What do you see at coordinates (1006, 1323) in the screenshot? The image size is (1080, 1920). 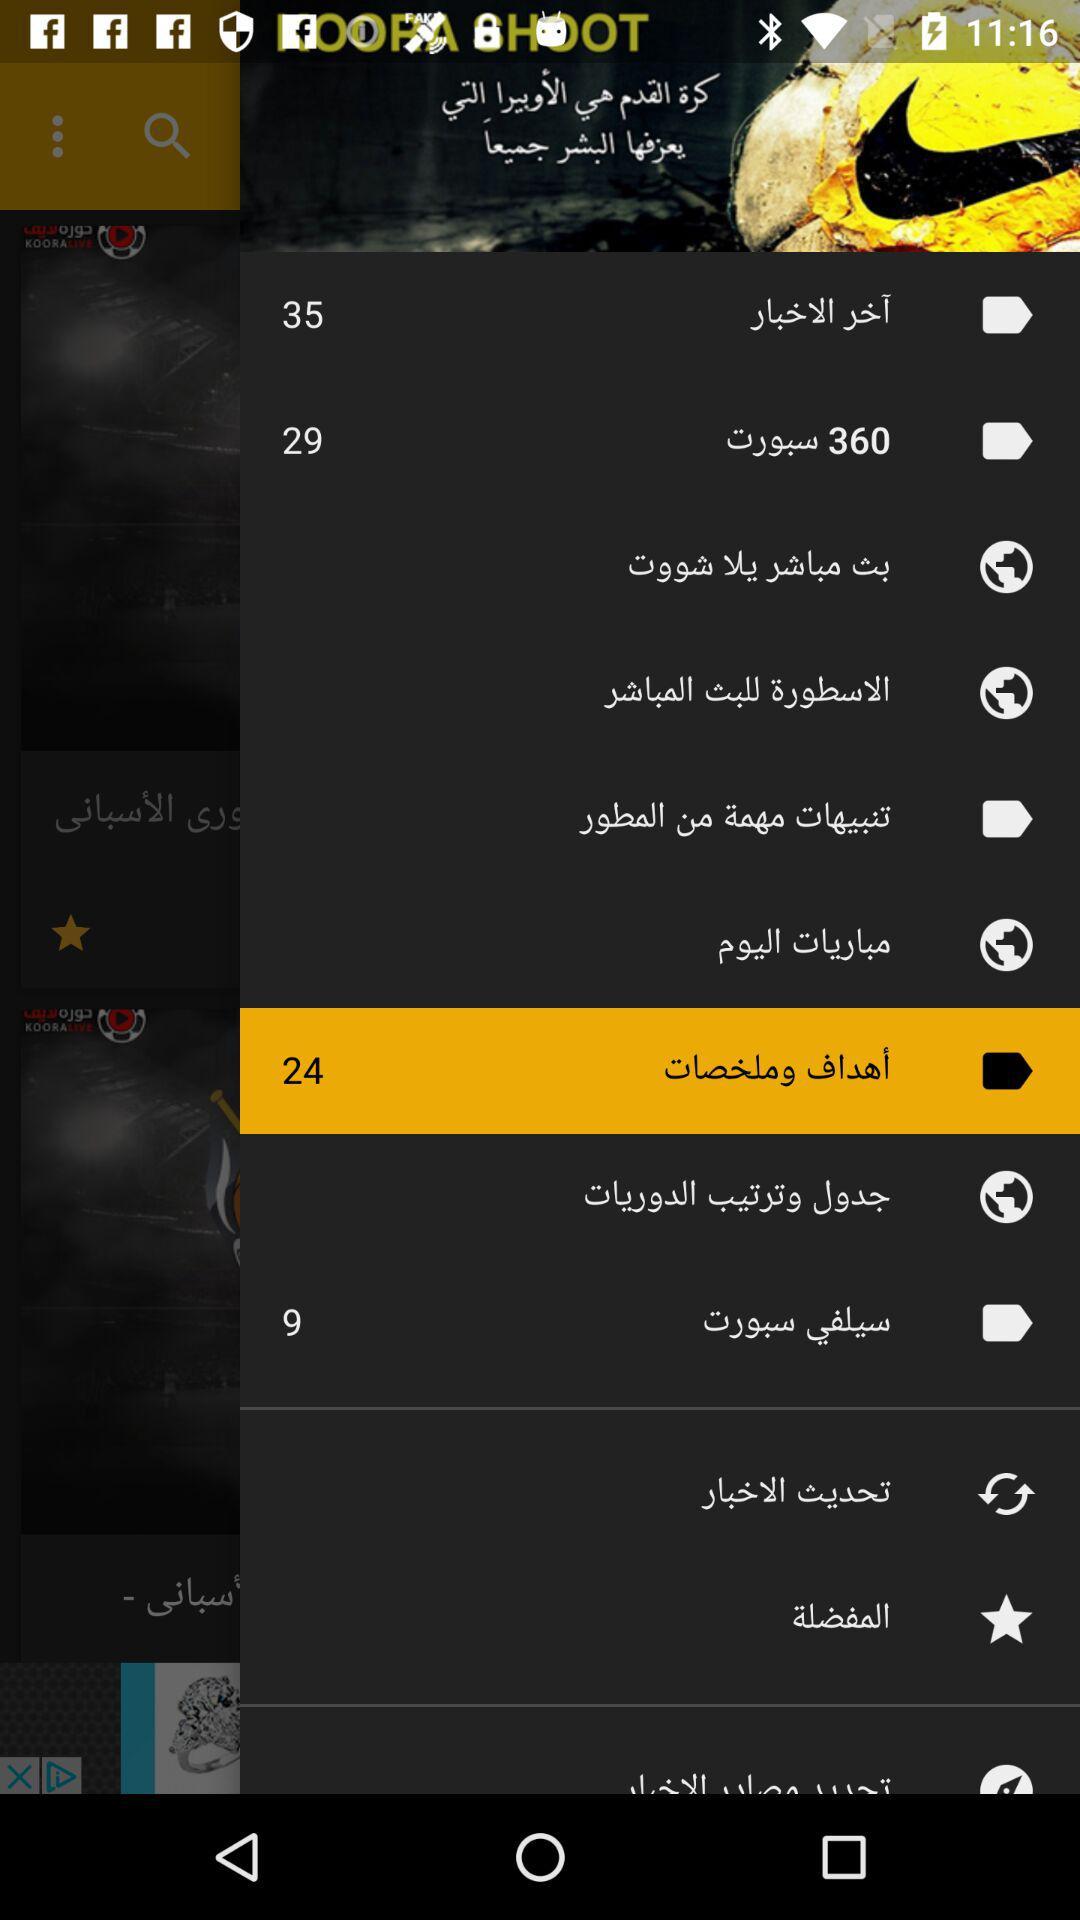 I see `the button above the refresh button on the web page` at bounding box center [1006, 1323].